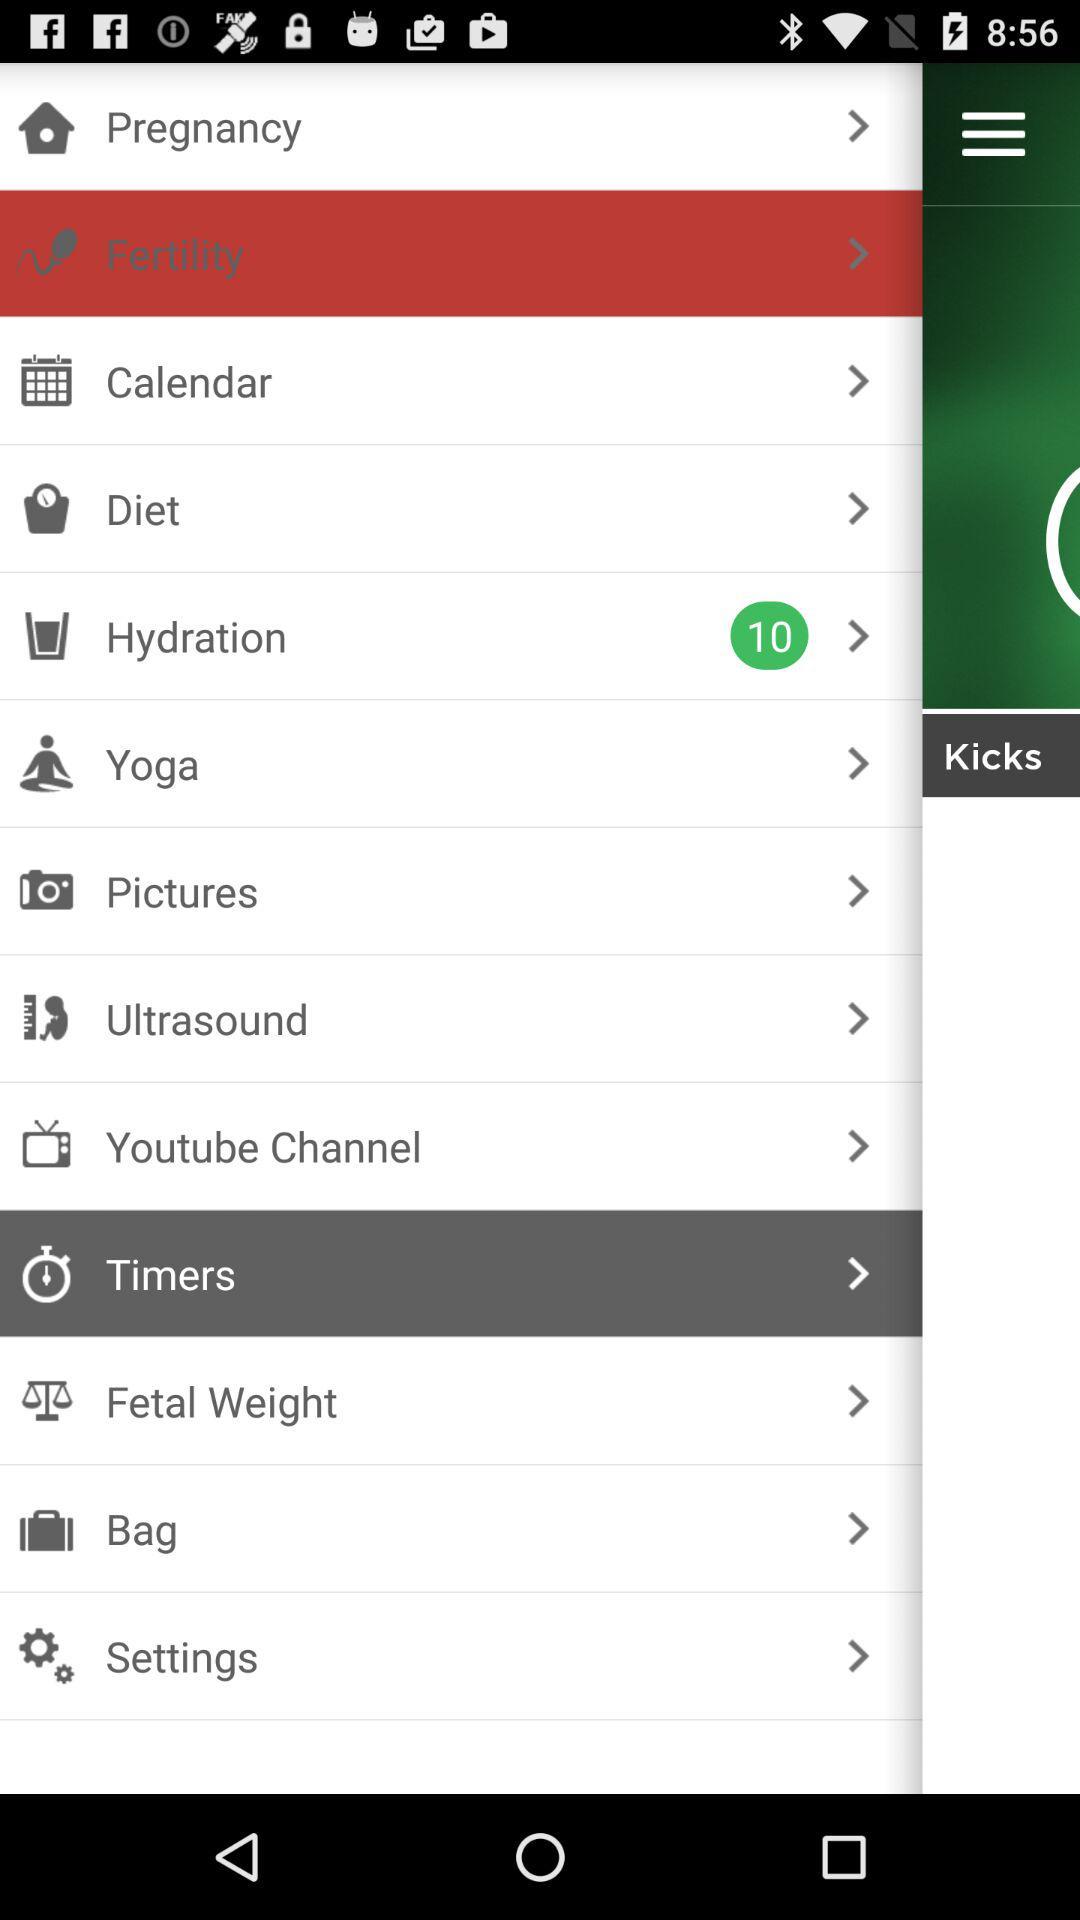 Image resolution: width=1080 pixels, height=1920 pixels. I want to click on the arrow icon on right side of text pregnancy, so click(858, 125).